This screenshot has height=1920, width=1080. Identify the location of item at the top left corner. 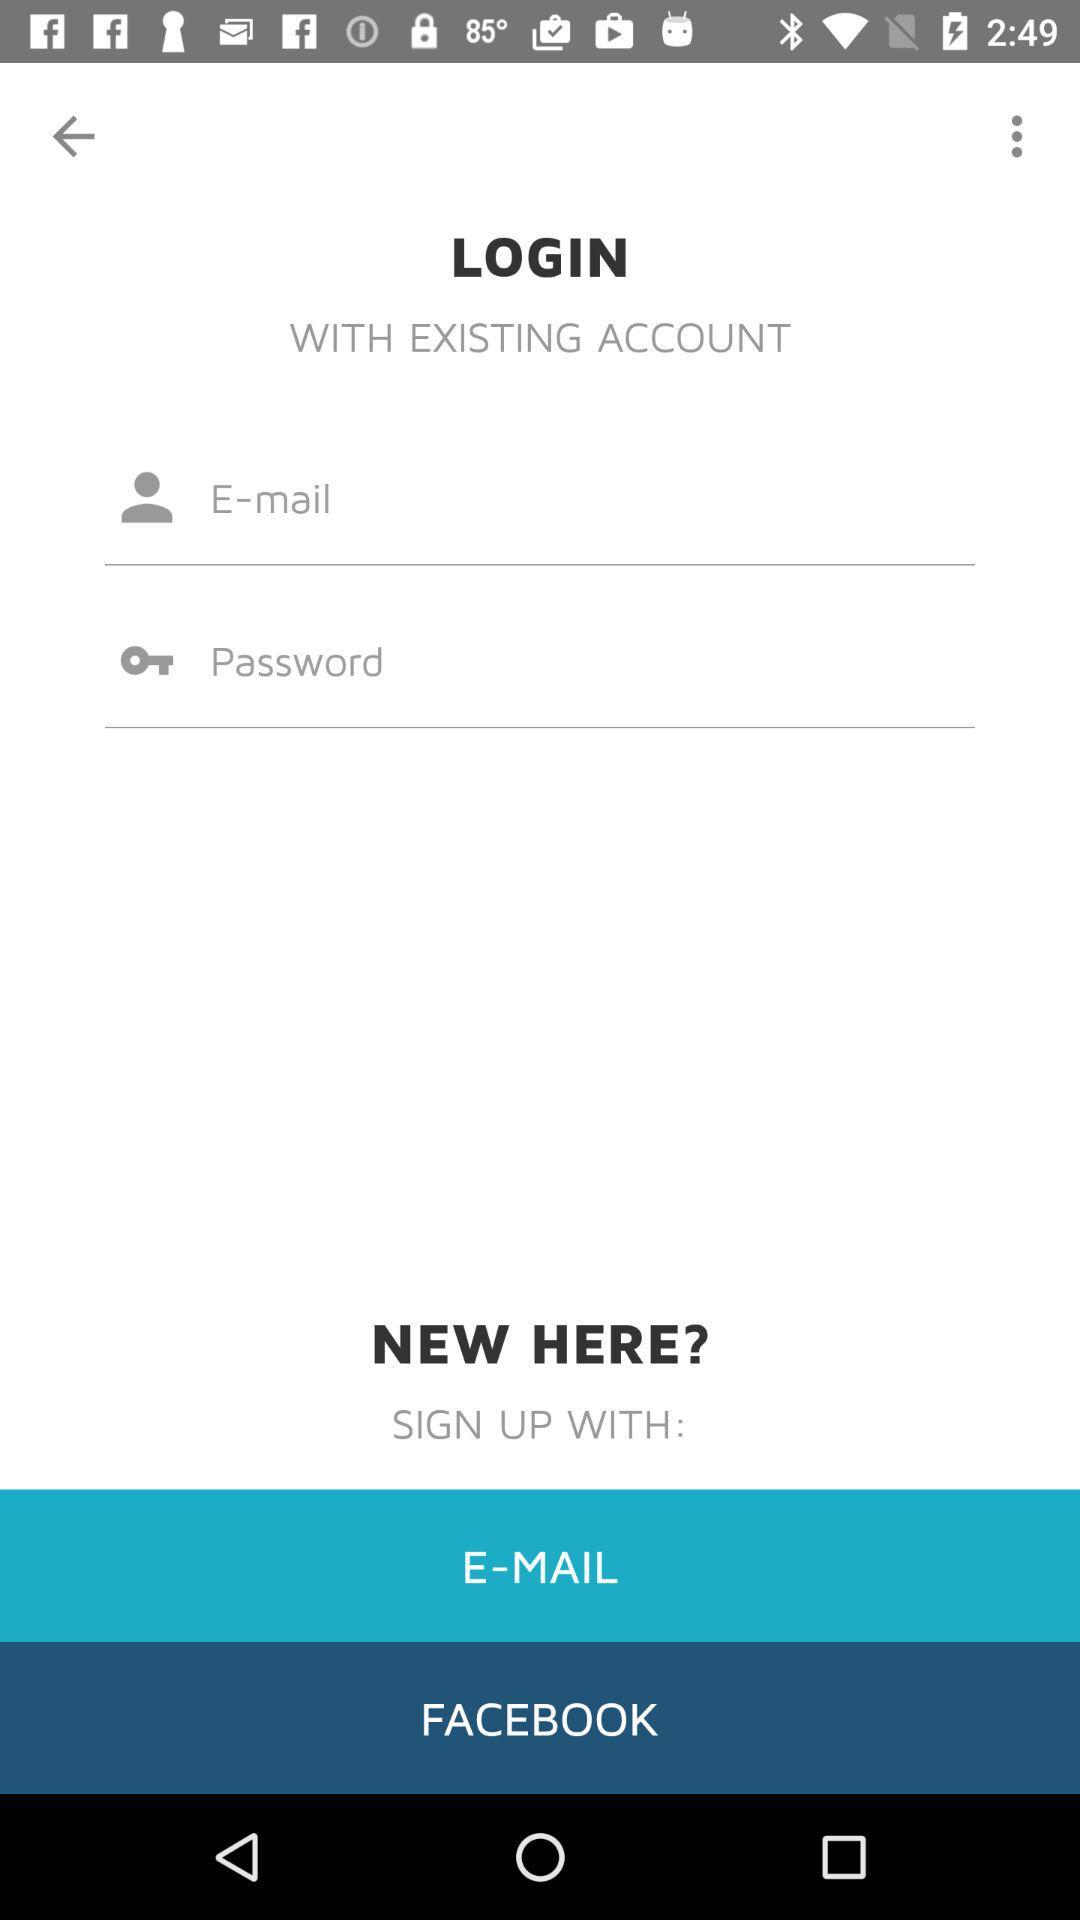
(72, 135).